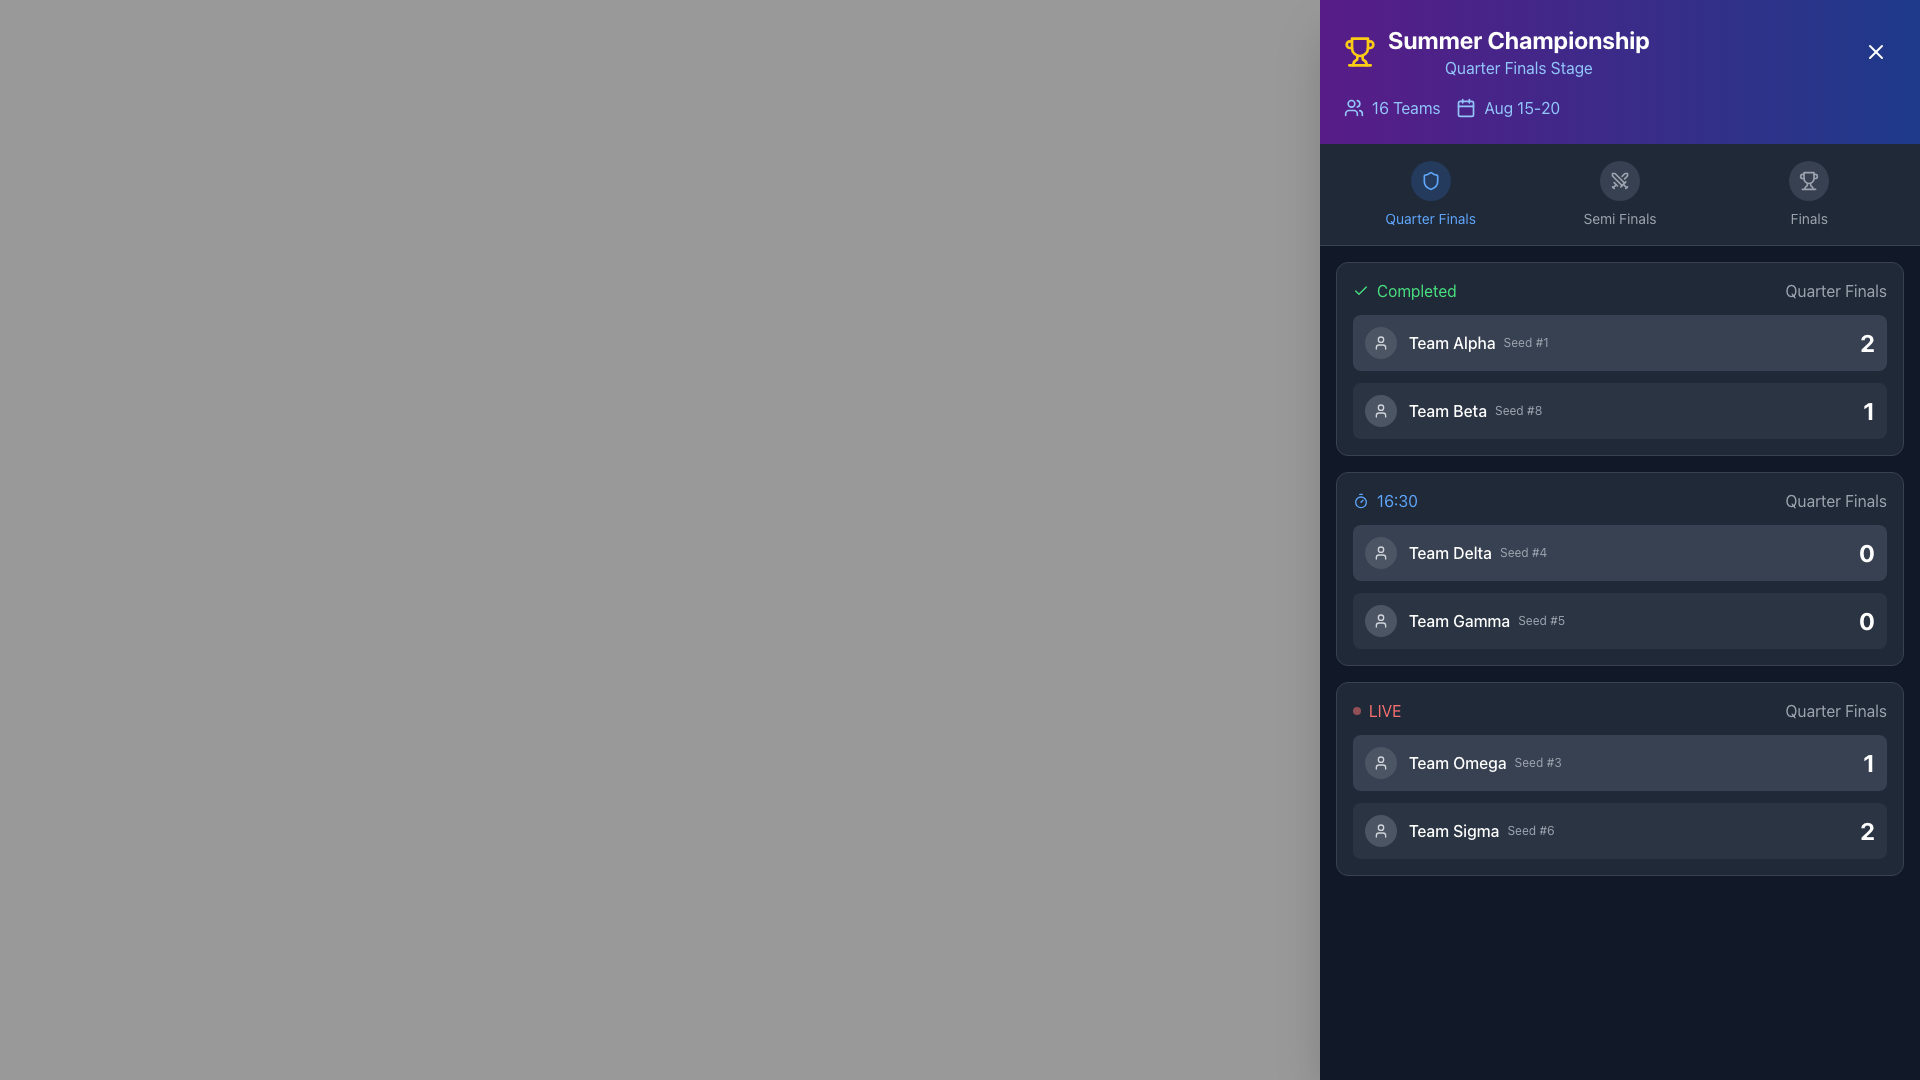  Describe the element at coordinates (1459, 830) in the screenshot. I see `the clickable list item labeled 'Team Sigma Seed #6'` at that location.